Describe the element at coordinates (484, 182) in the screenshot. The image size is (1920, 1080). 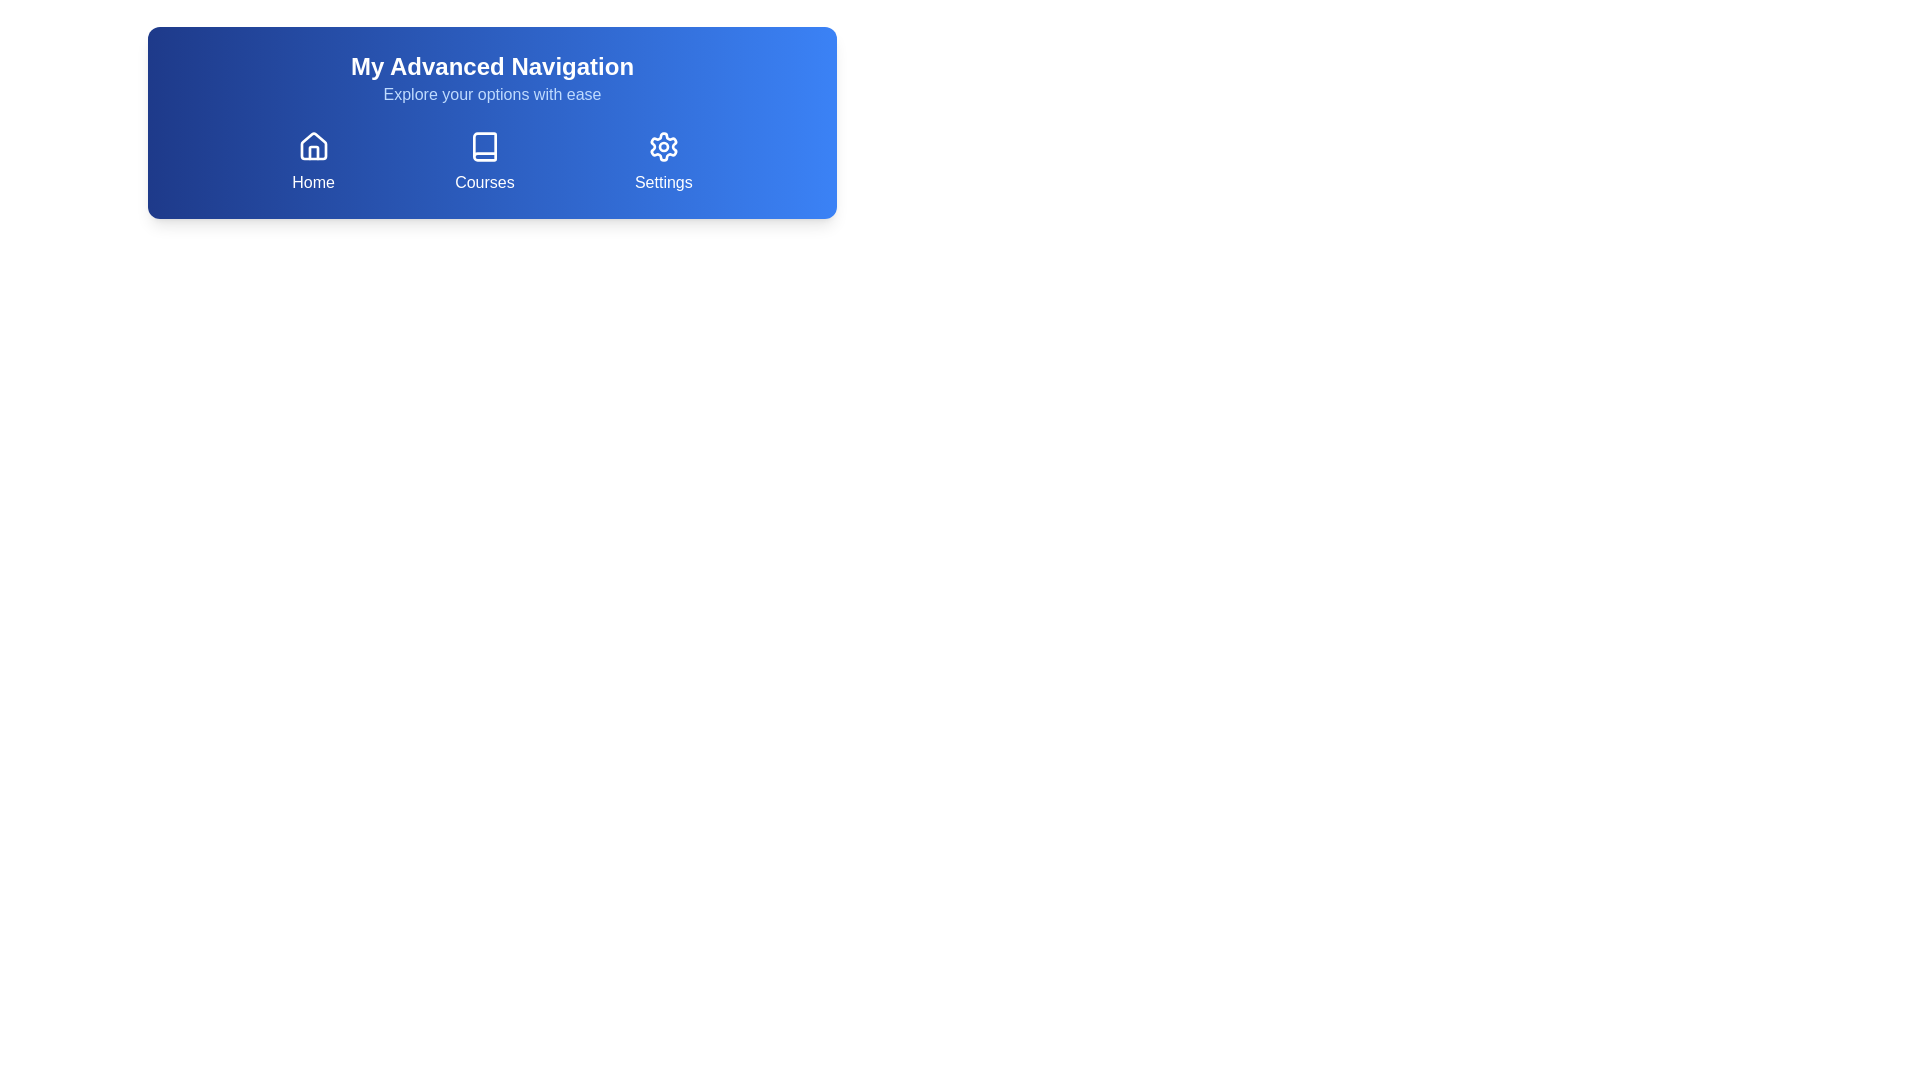
I see `the text label displaying 'Courses' in white font, located centrally in the blue navigation bar beneath the book icon` at that location.